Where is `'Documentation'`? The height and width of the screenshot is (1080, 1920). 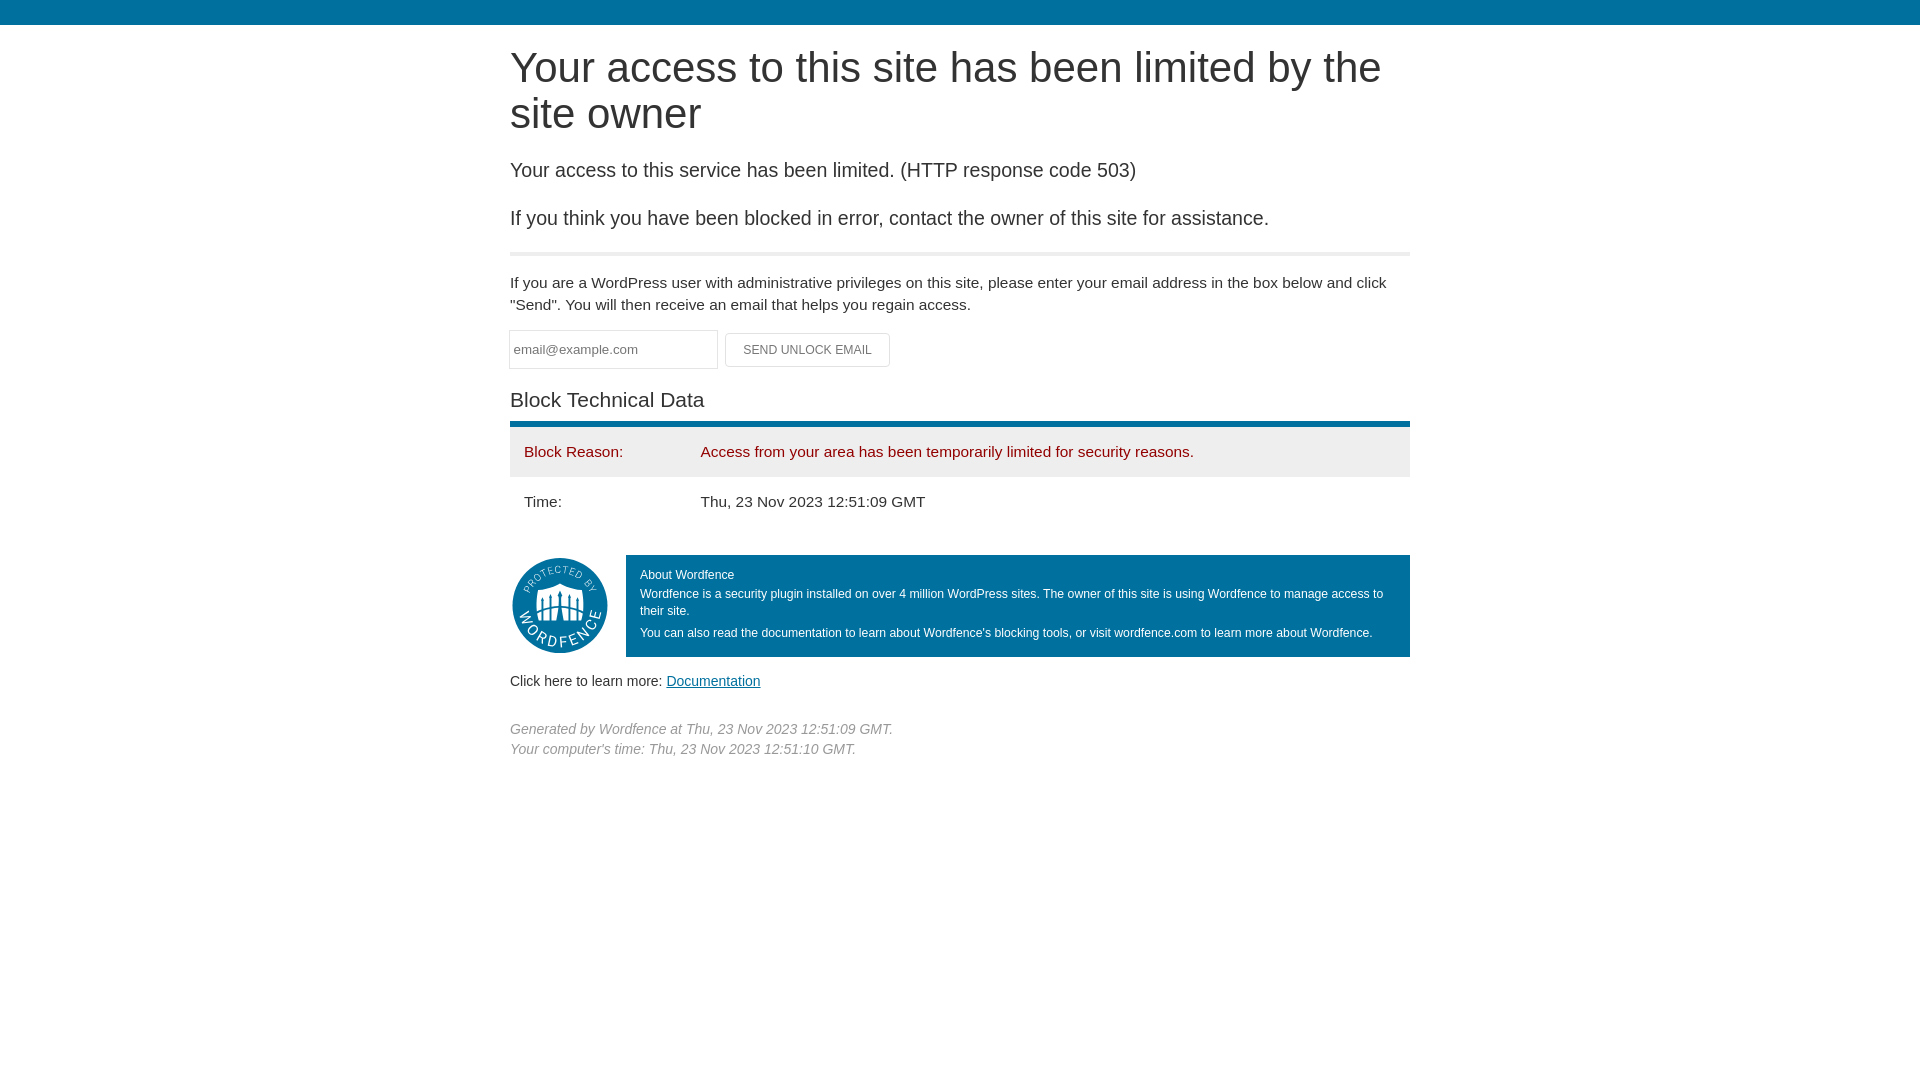
'Documentation' is located at coordinates (713, 680).